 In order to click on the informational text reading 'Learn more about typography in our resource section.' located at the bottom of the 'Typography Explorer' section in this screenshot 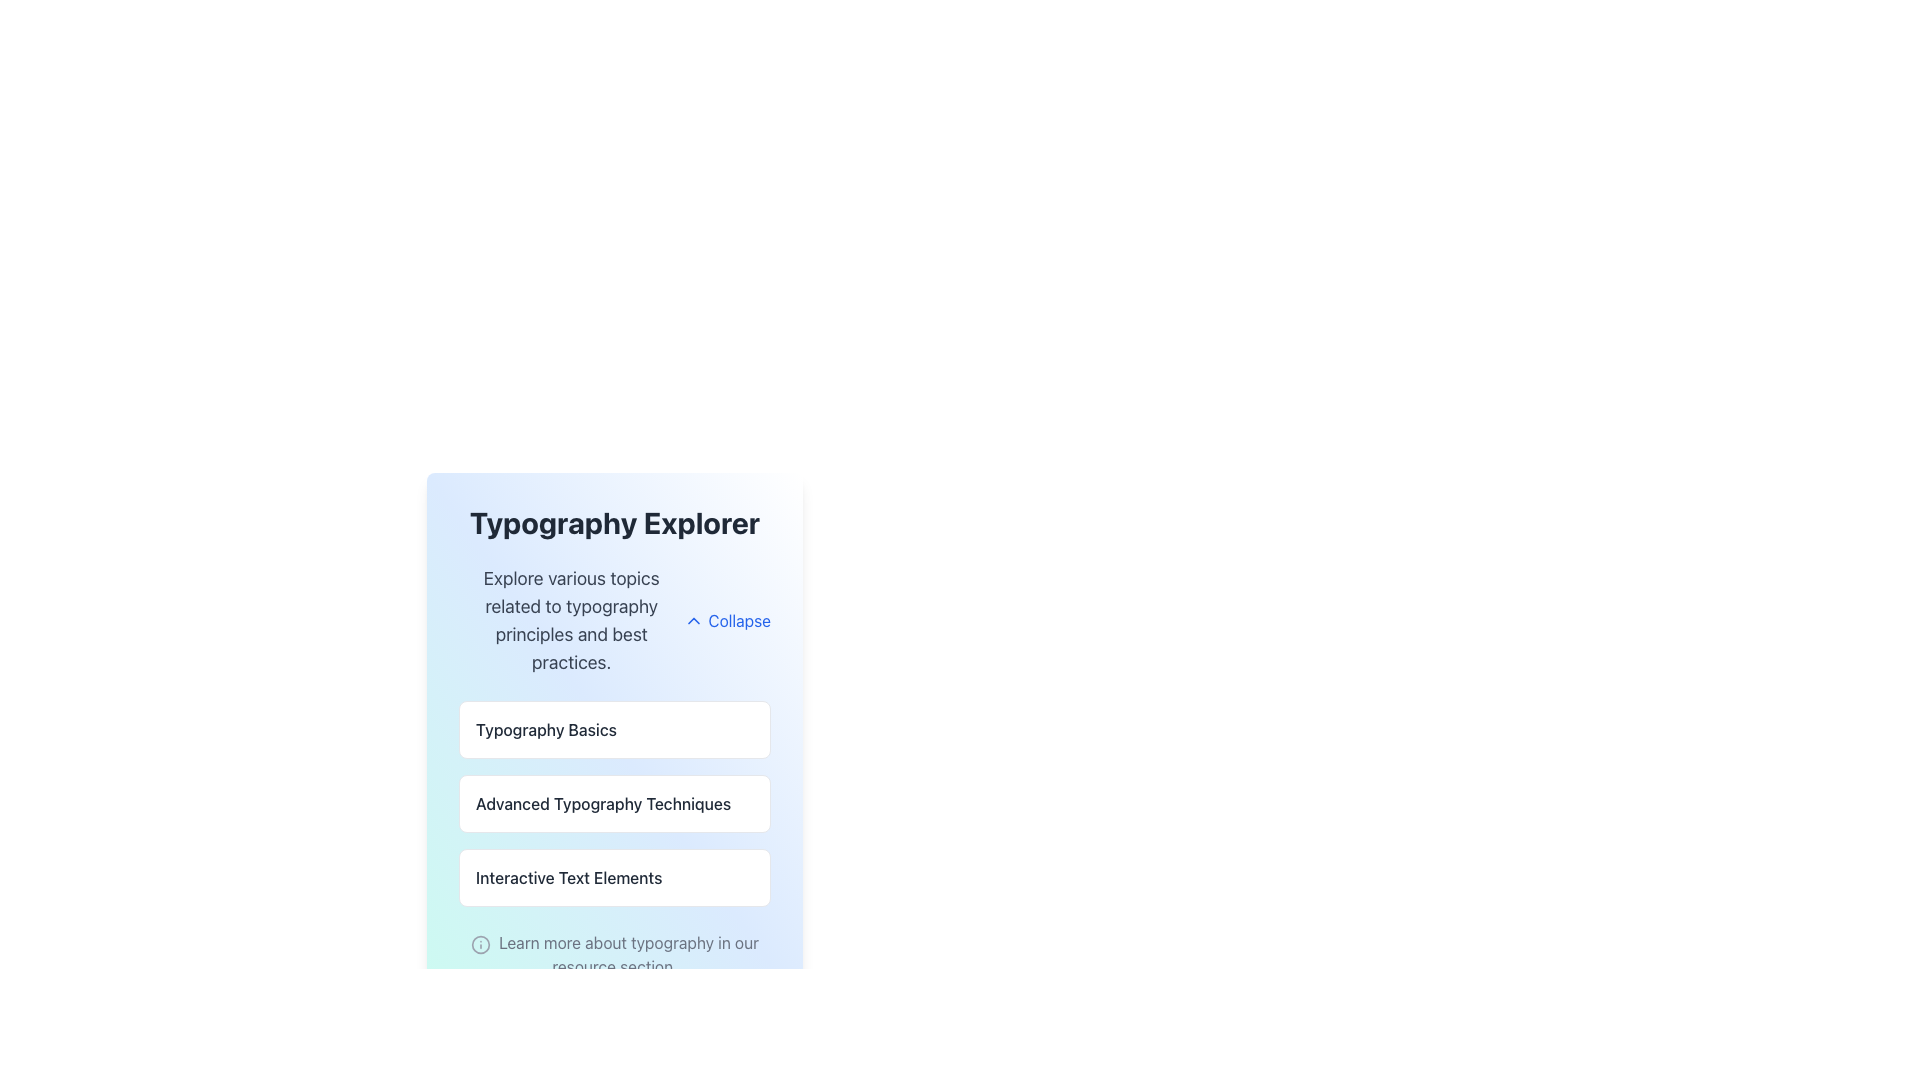, I will do `click(613, 954)`.